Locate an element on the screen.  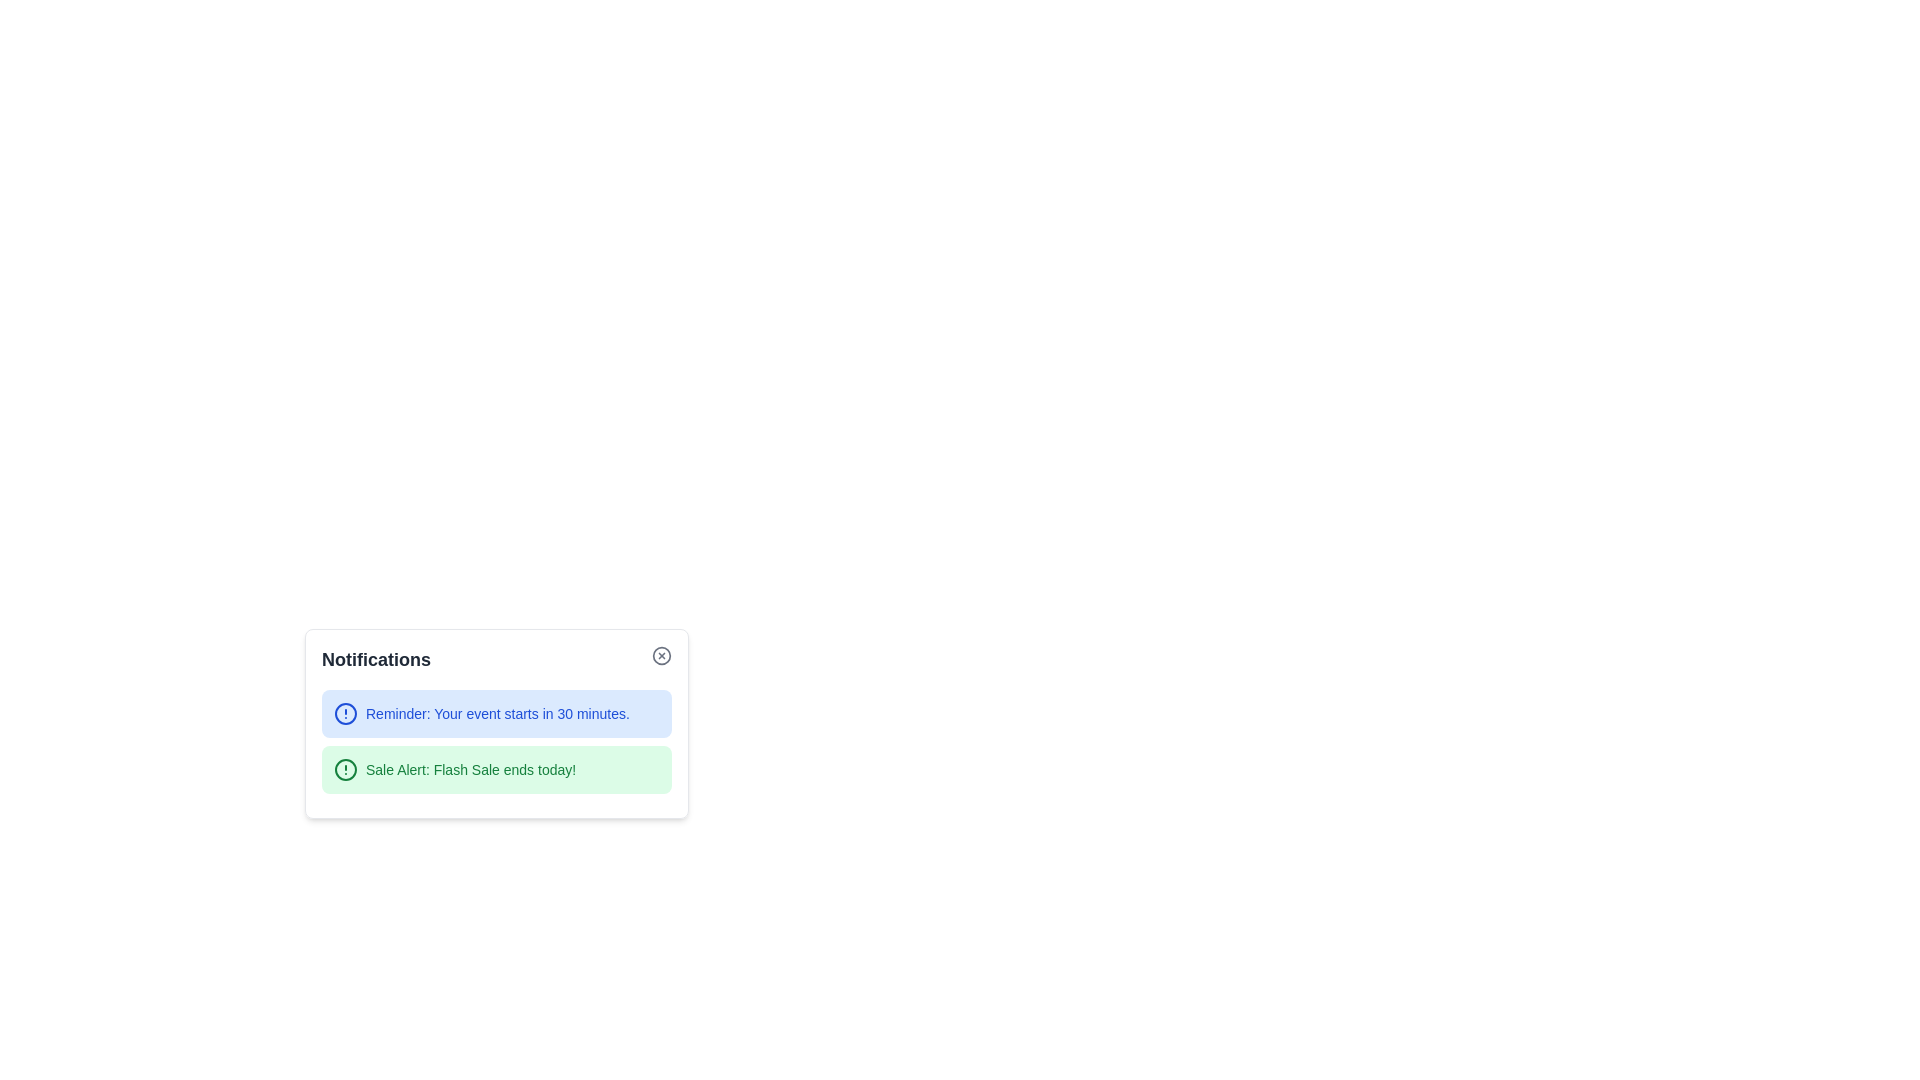
the informational text element that conveys important time-sensitive information about a Flash Sale, located within a green-highlighted warning notification box at the bottom of the interface is located at coordinates (469, 769).